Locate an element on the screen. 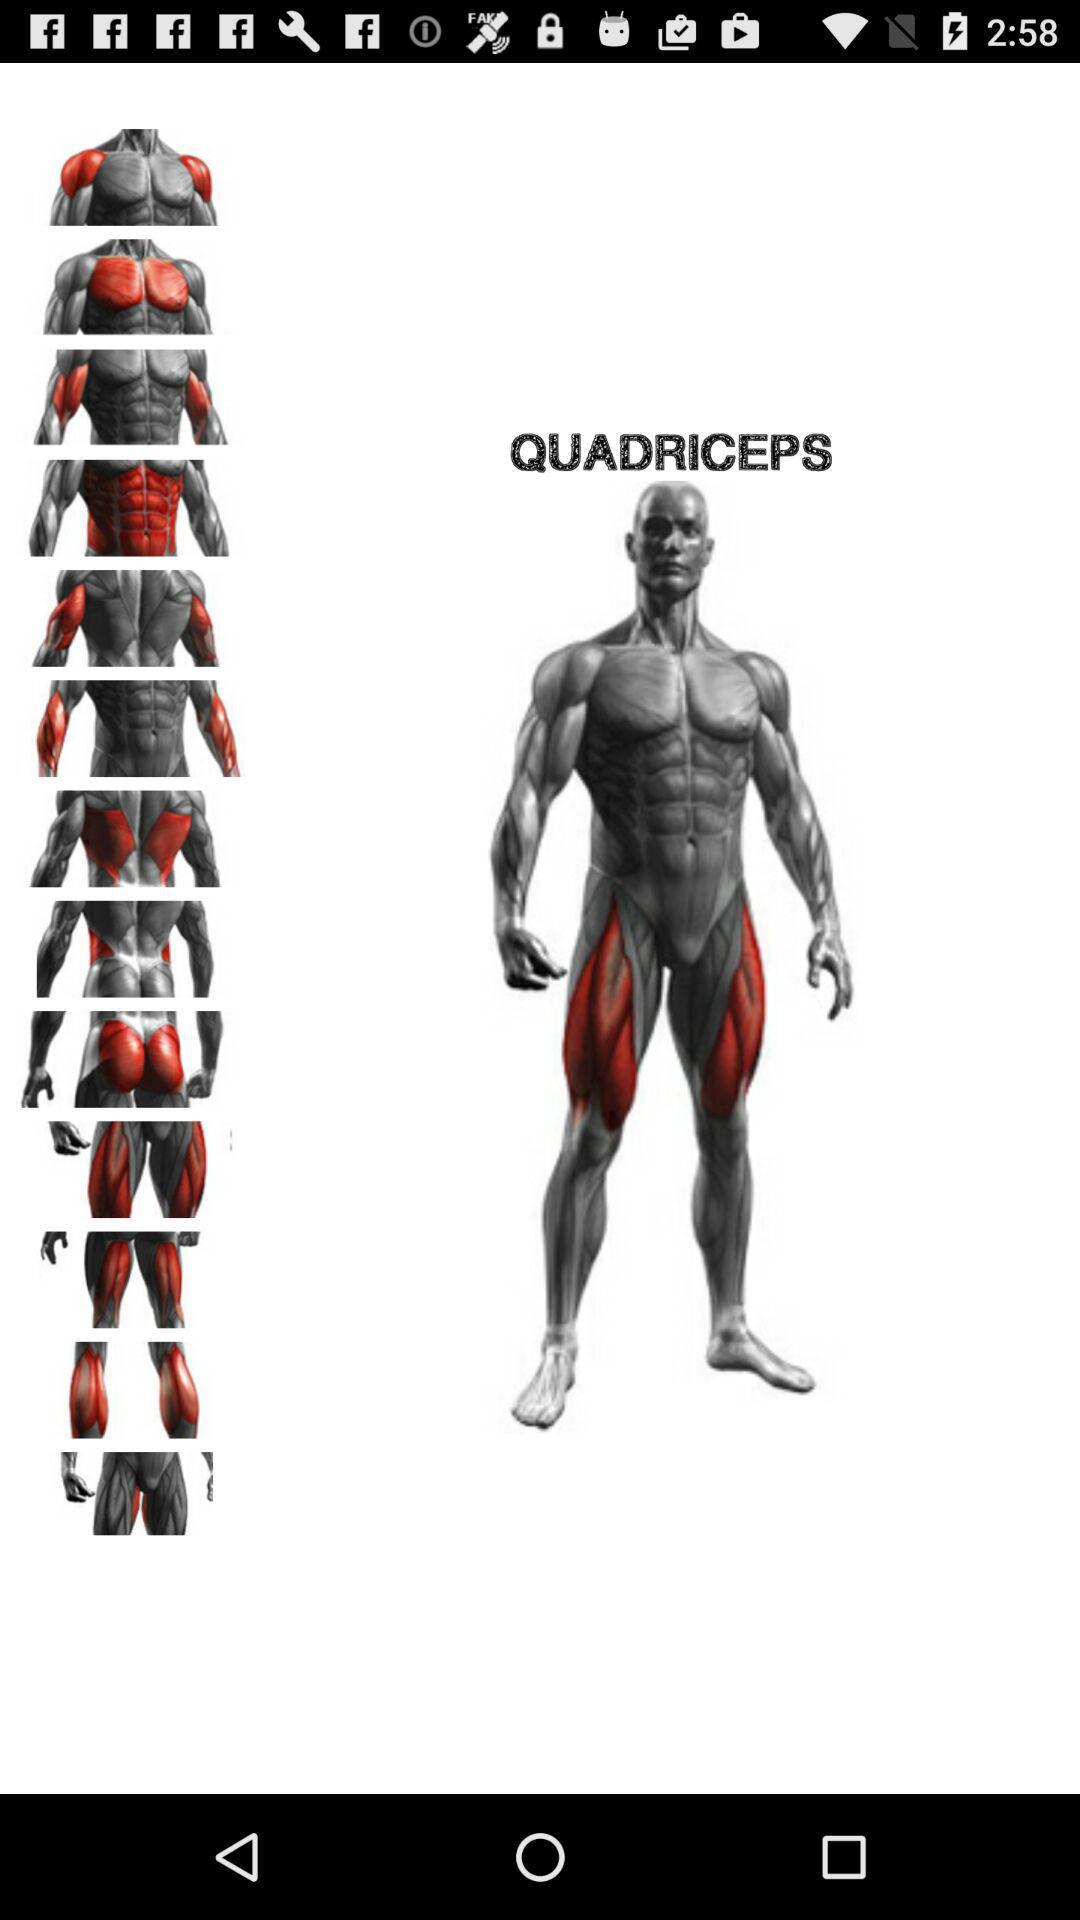 The height and width of the screenshot is (1920, 1080). photo is located at coordinates (131, 1382).